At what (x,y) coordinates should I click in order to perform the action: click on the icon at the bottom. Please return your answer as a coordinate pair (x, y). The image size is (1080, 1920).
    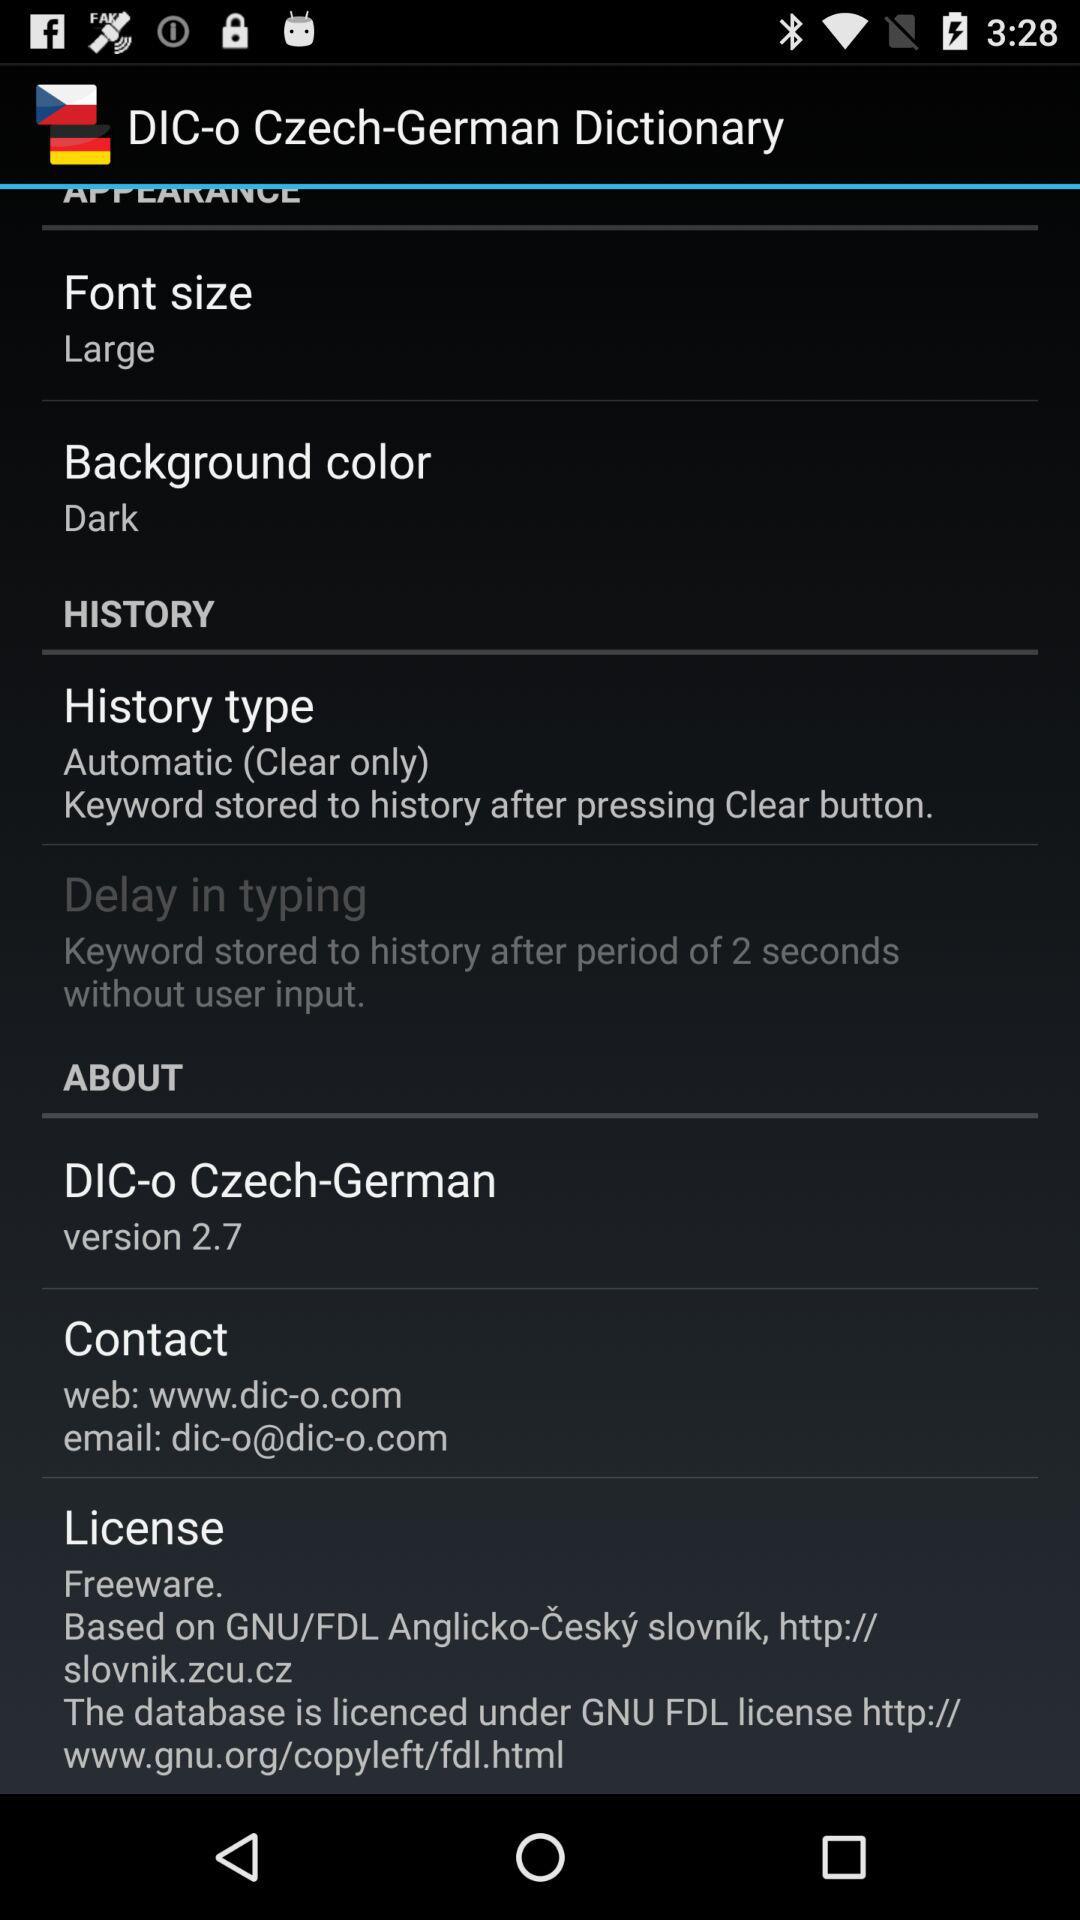
    Looking at the image, I should click on (525, 1668).